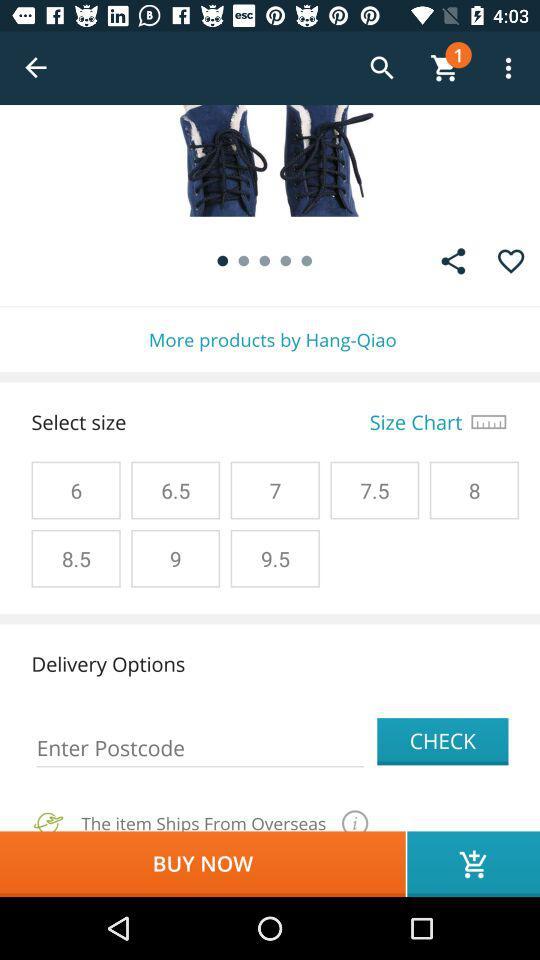 This screenshot has width=540, height=960. What do you see at coordinates (445, 68) in the screenshot?
I see `cart icon at top of the page right to search icon` at bounding box center [445, 68].